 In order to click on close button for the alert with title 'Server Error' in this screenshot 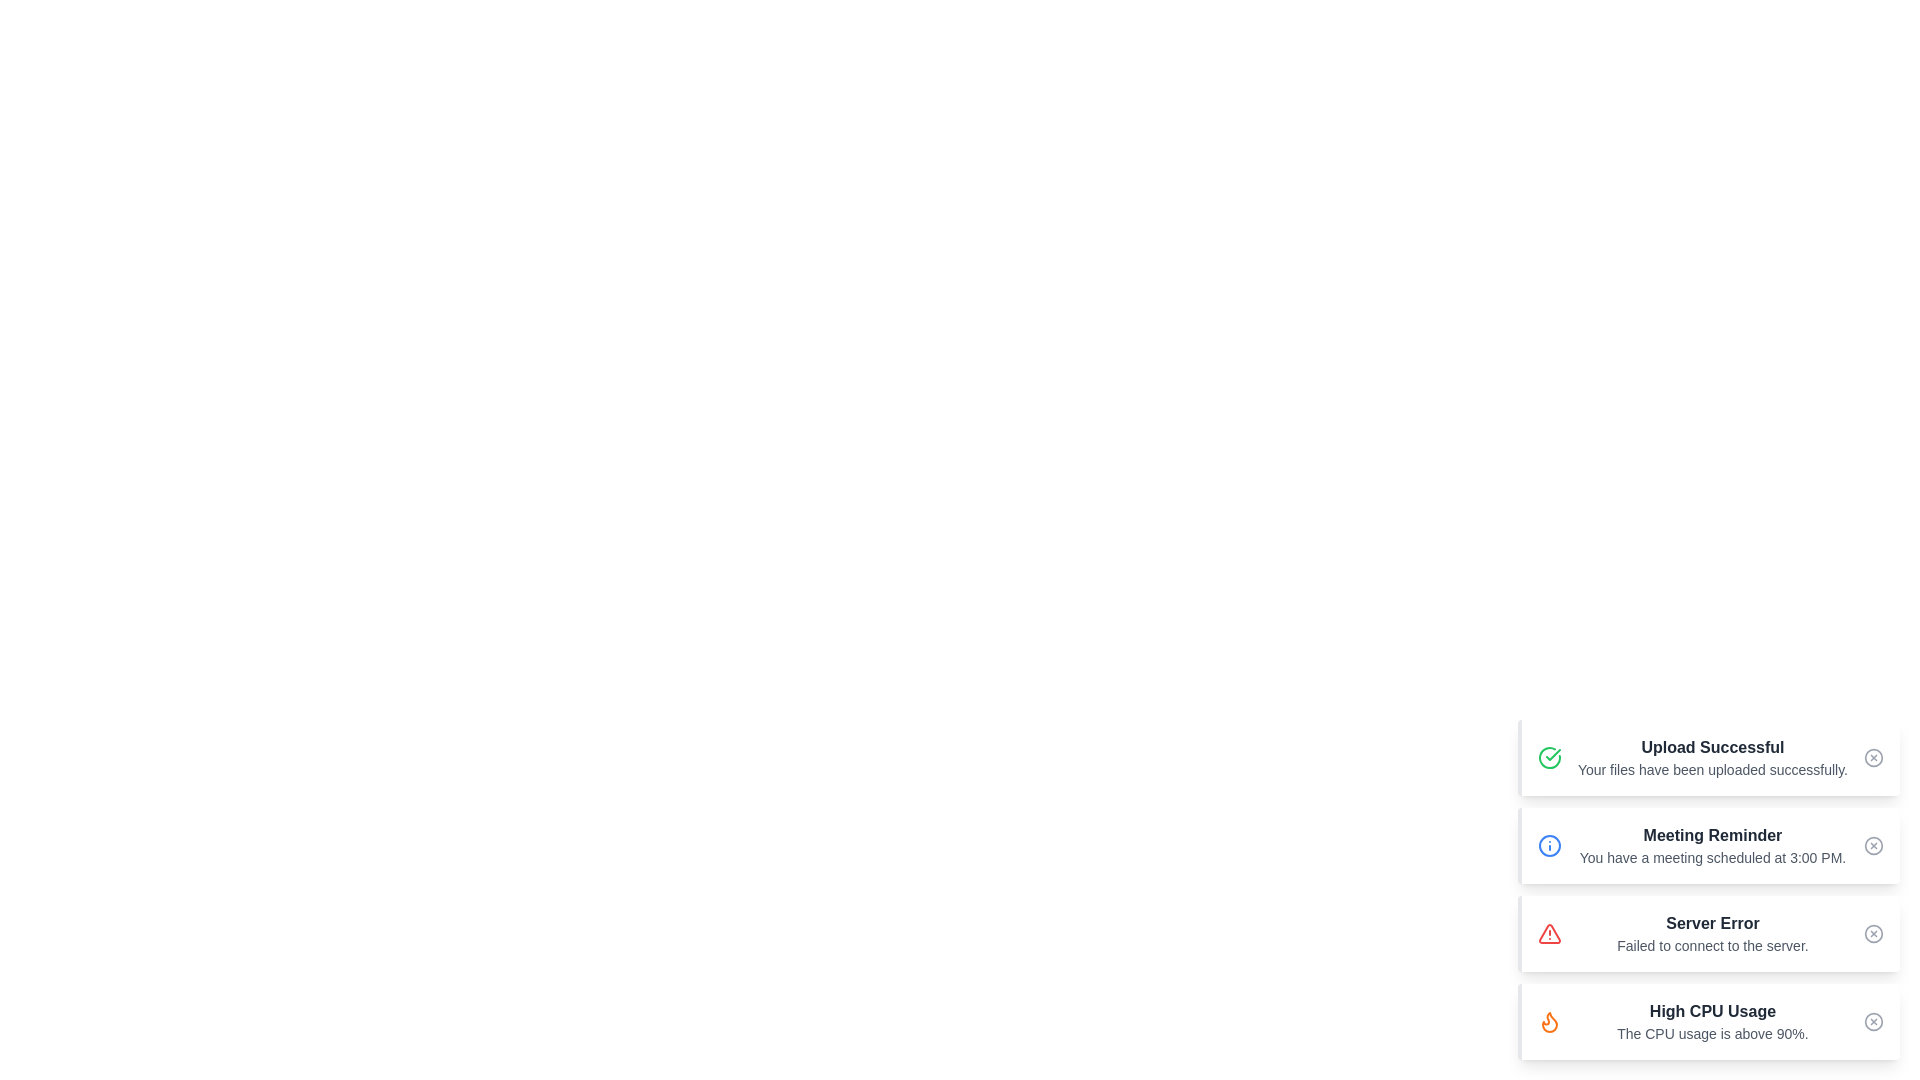, I will do `click(1872, 933)`.